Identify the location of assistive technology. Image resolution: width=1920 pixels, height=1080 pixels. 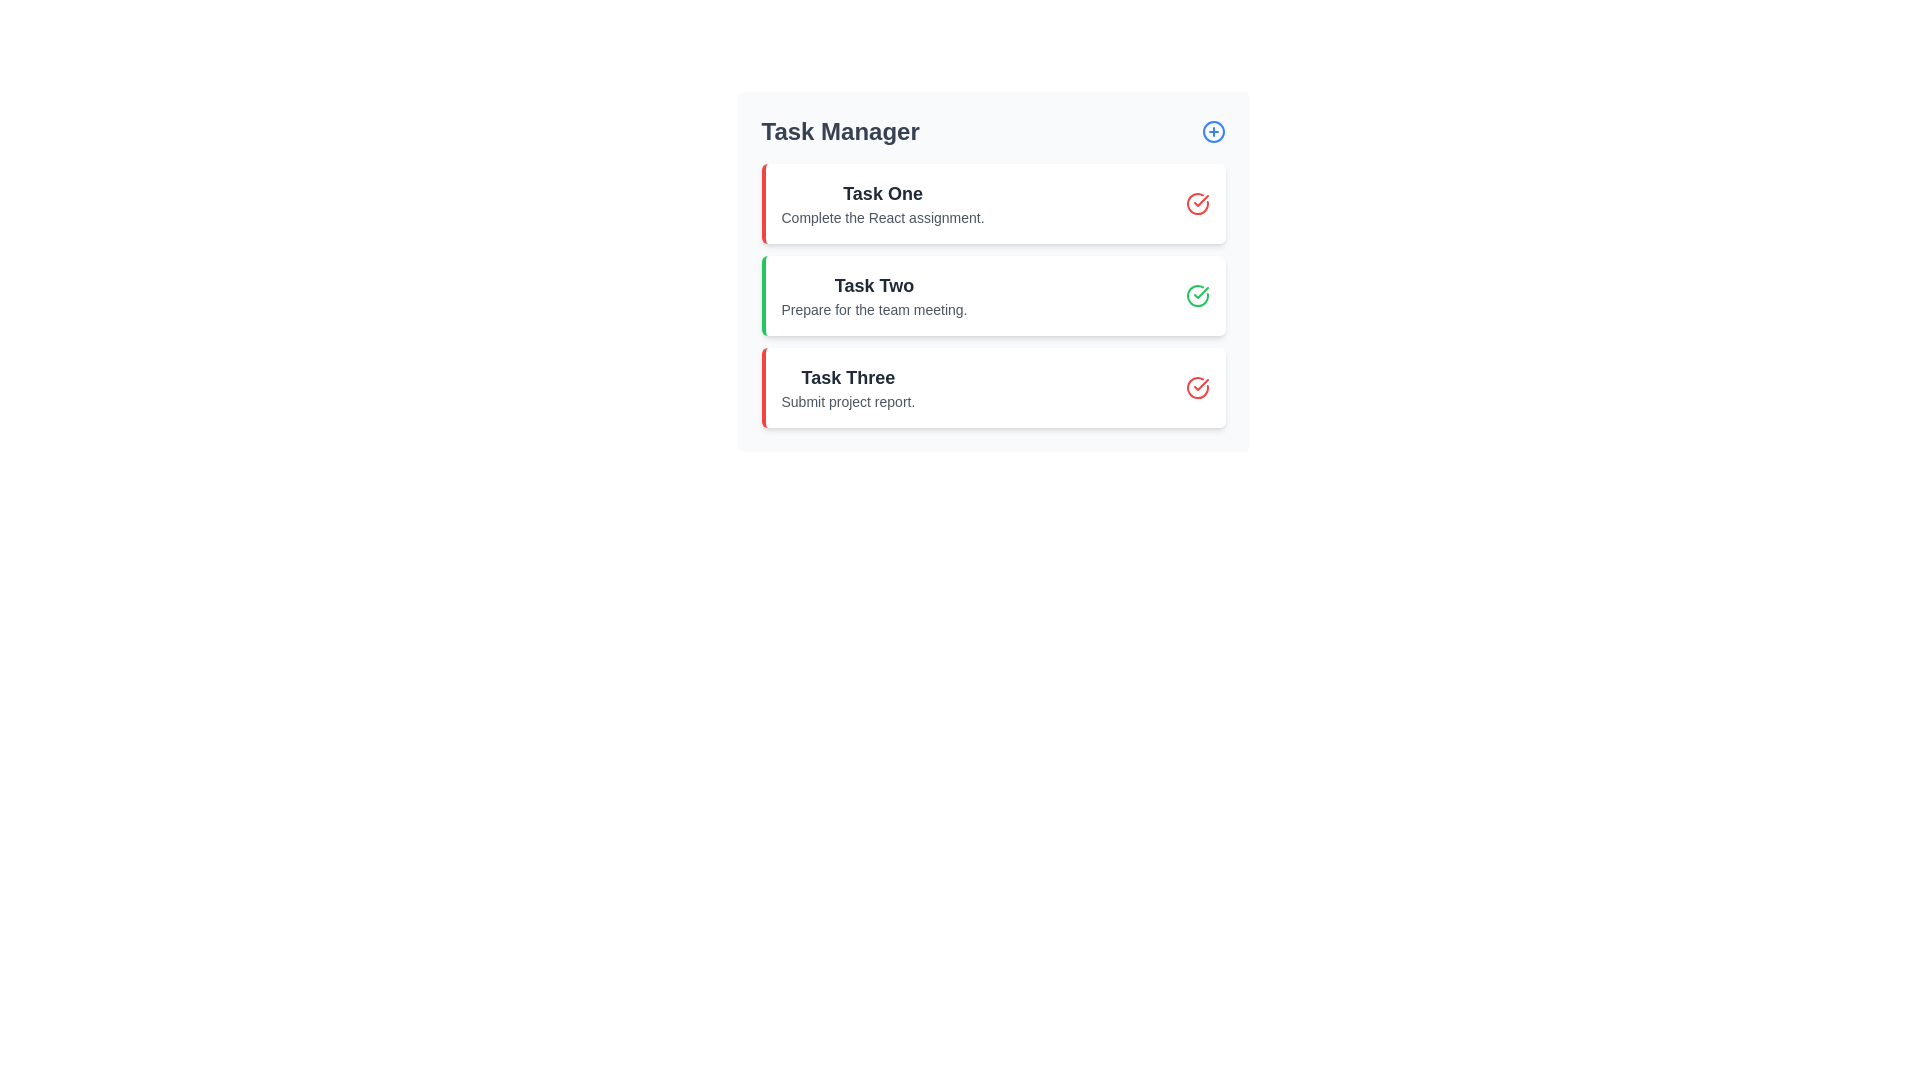
(848, 378).